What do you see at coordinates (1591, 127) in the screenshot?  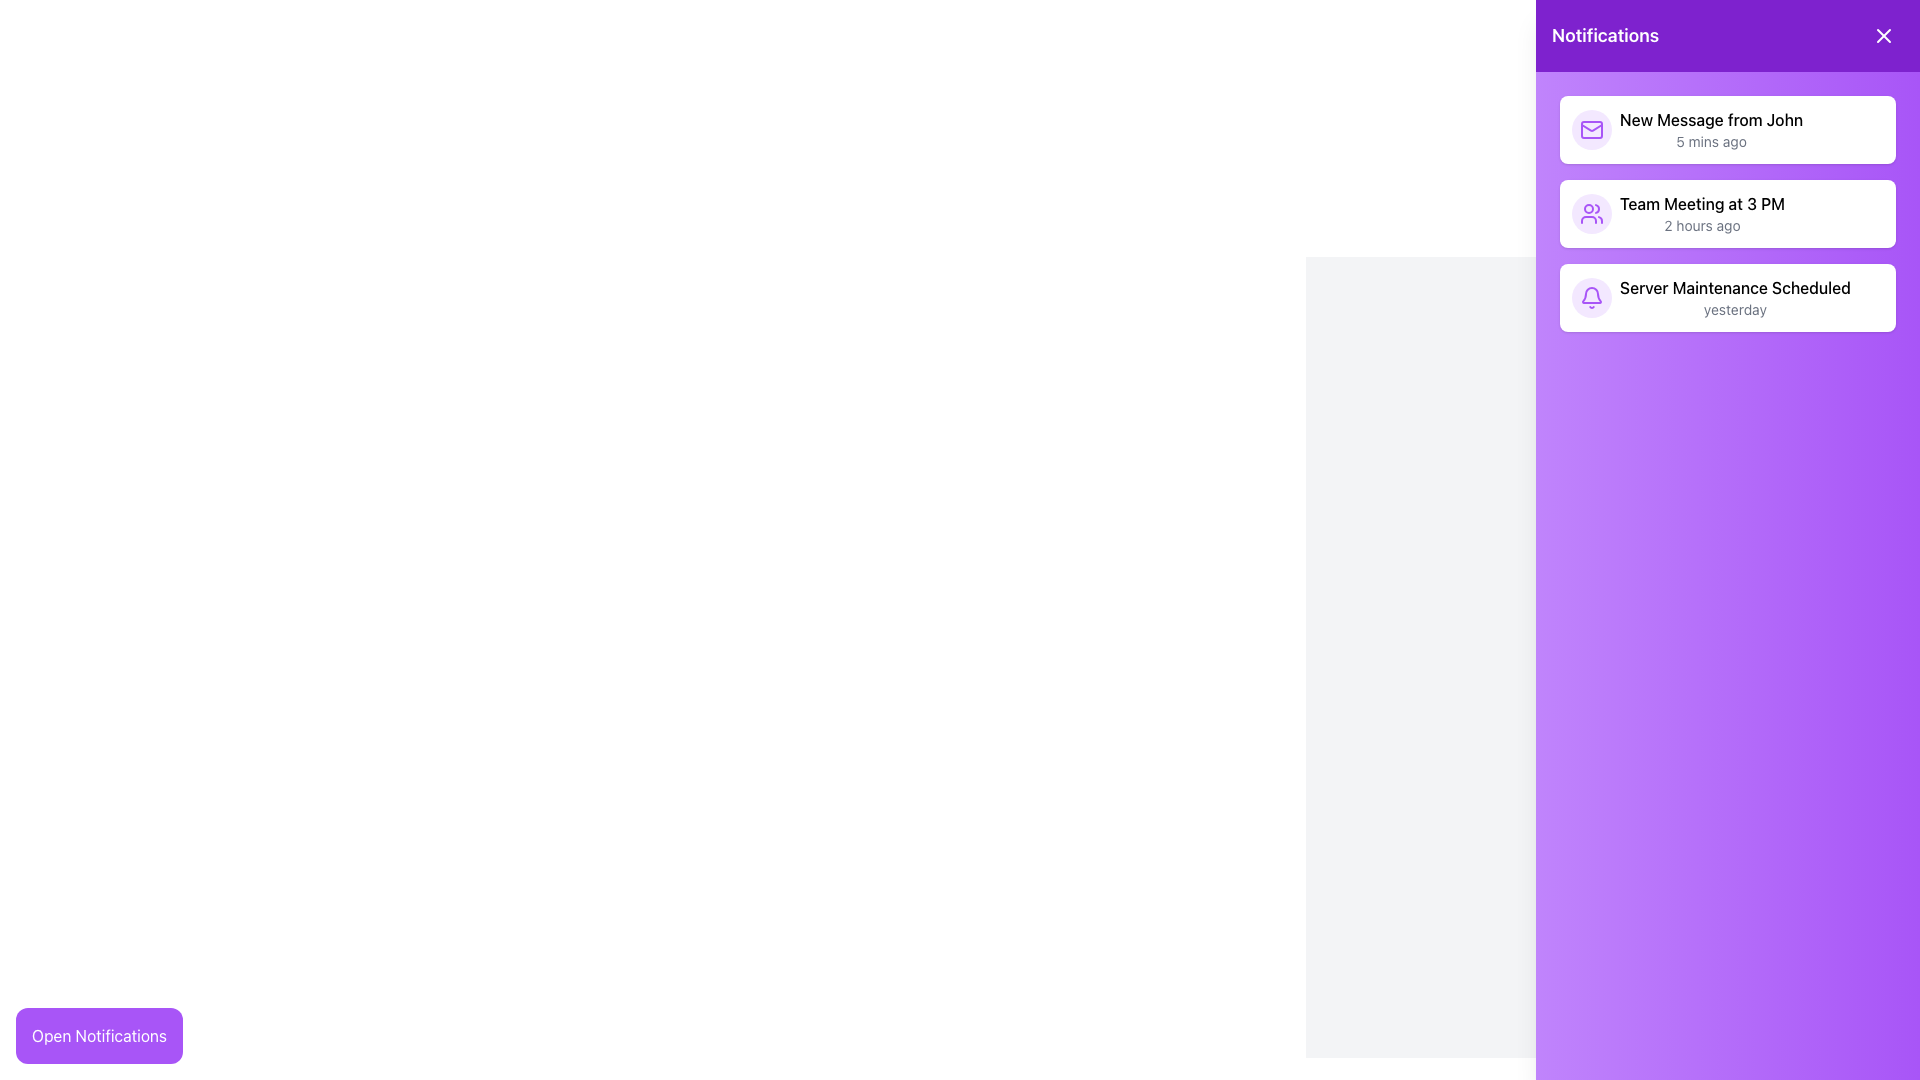 I see `the envelope icon within the notification panel that indicates a new message from John` at bounding box center [1591, 127].